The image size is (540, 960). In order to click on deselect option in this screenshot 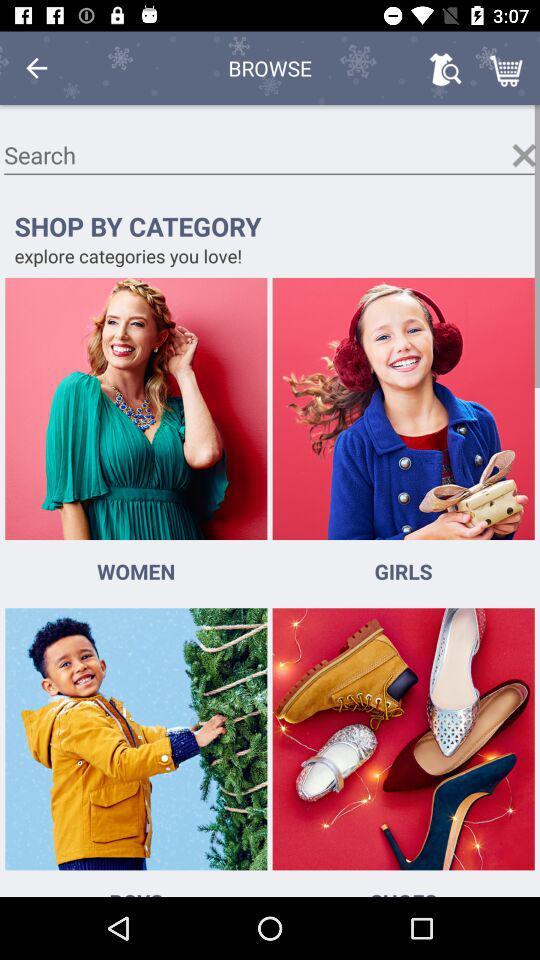, I will do `click(524, 154)`.